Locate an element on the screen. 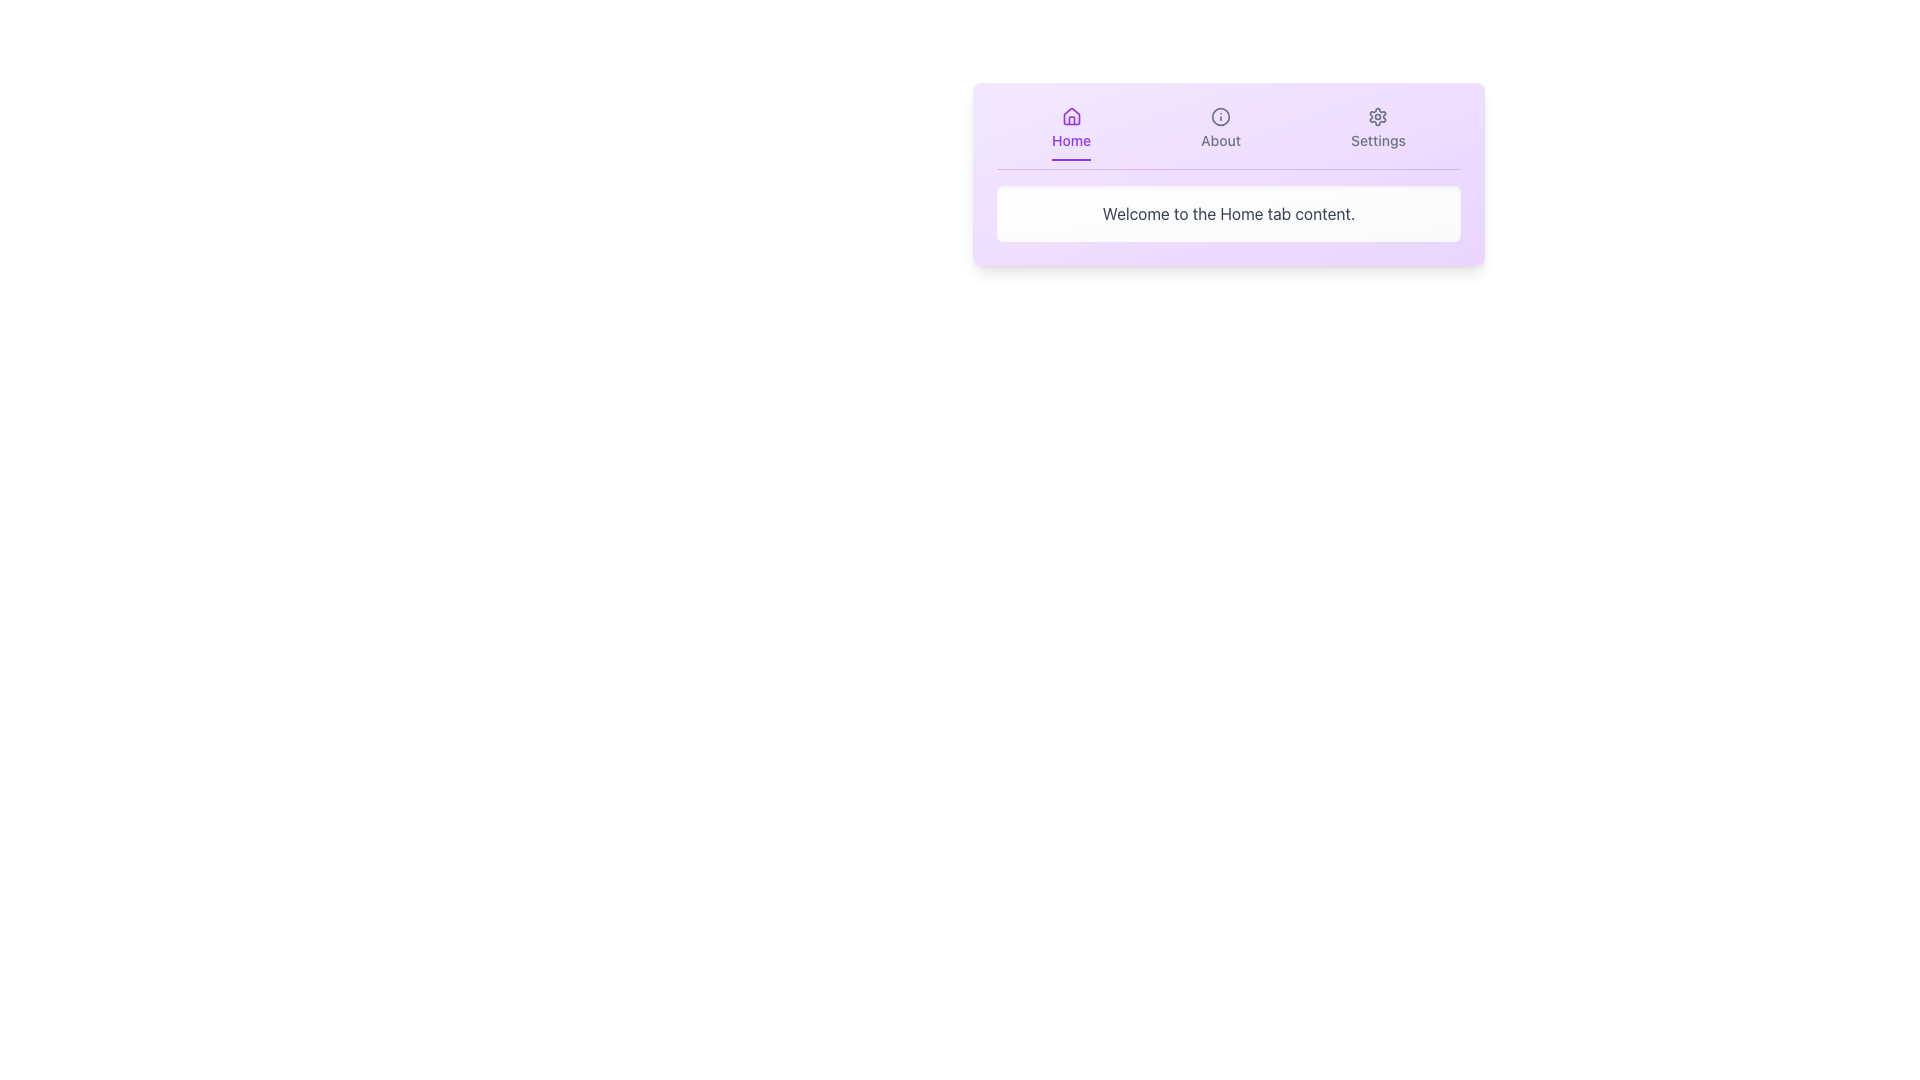 Image resolution: width=1920 pixels, height=1080 pixels. the navigation button that is the third item in a horizontal navigation bar is located at coordinates (1377, 134).